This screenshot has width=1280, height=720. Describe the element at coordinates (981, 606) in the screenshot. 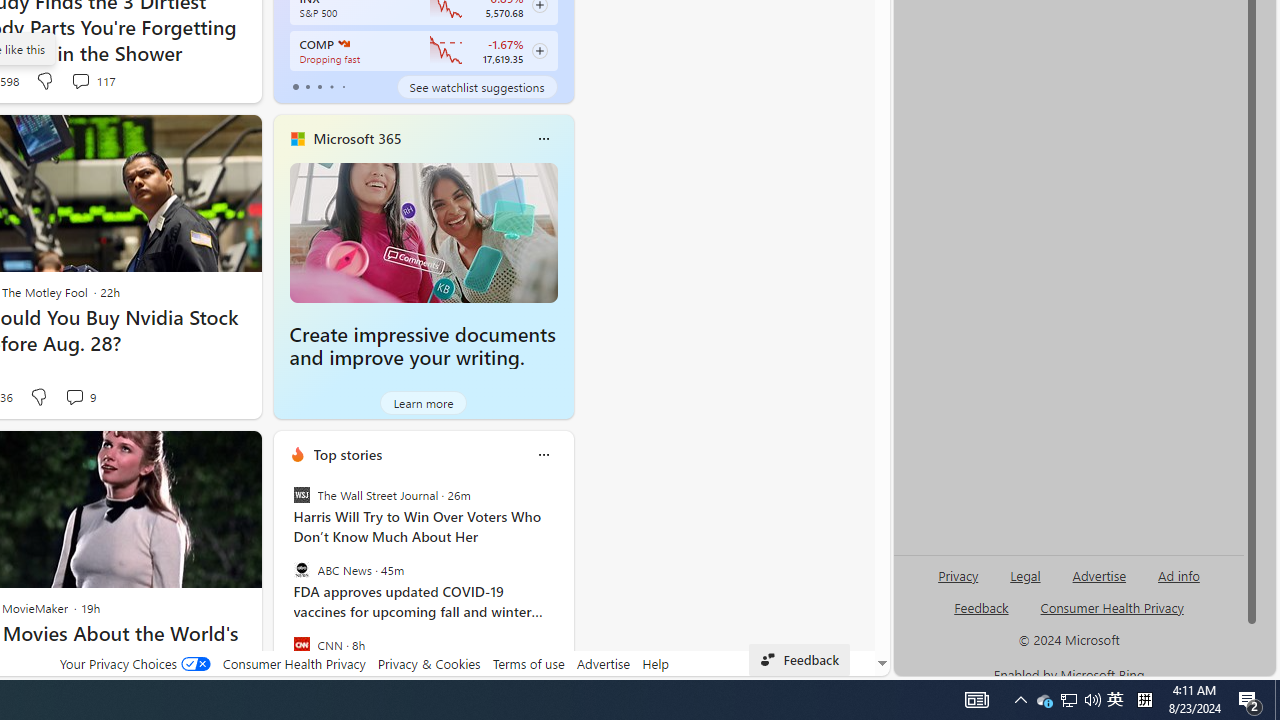

I see `'AutomationID: sb_feedback'` at that location.